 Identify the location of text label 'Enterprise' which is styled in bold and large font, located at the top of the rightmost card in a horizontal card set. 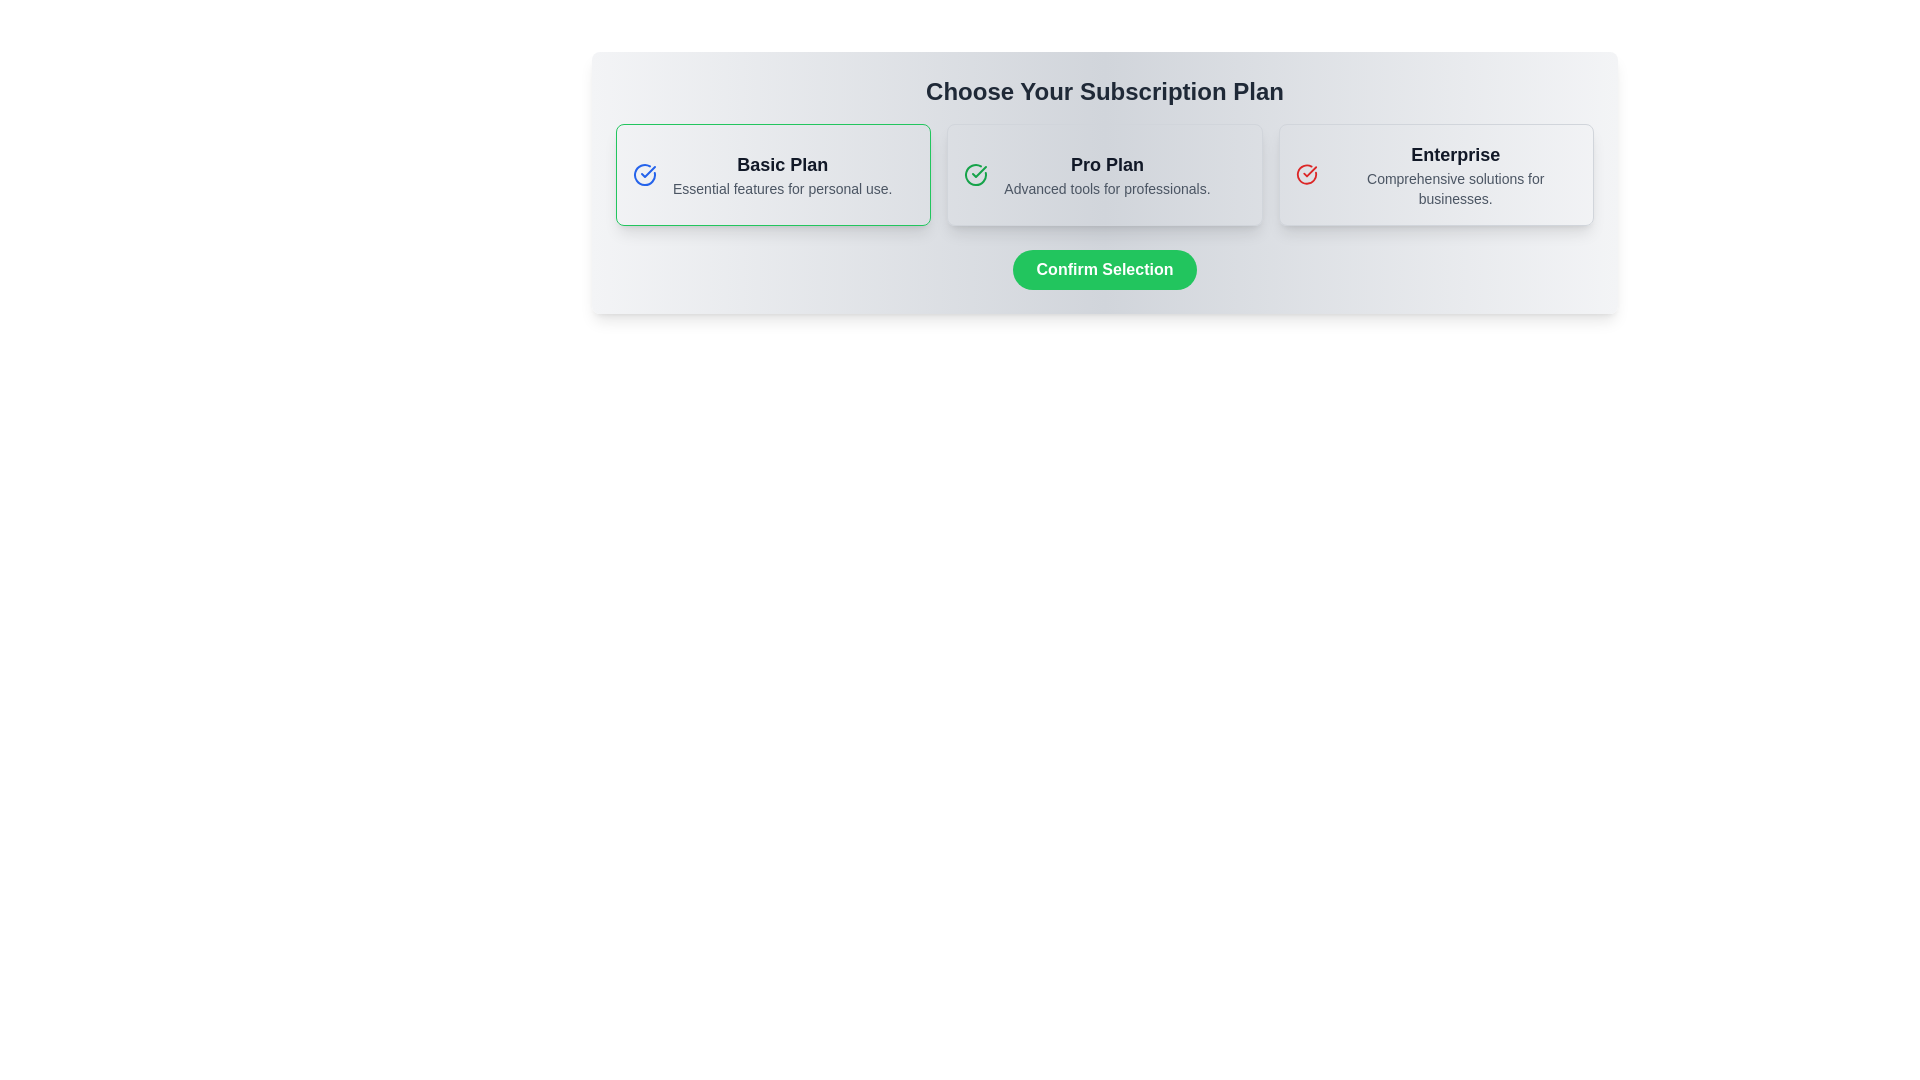
(1455, 153).